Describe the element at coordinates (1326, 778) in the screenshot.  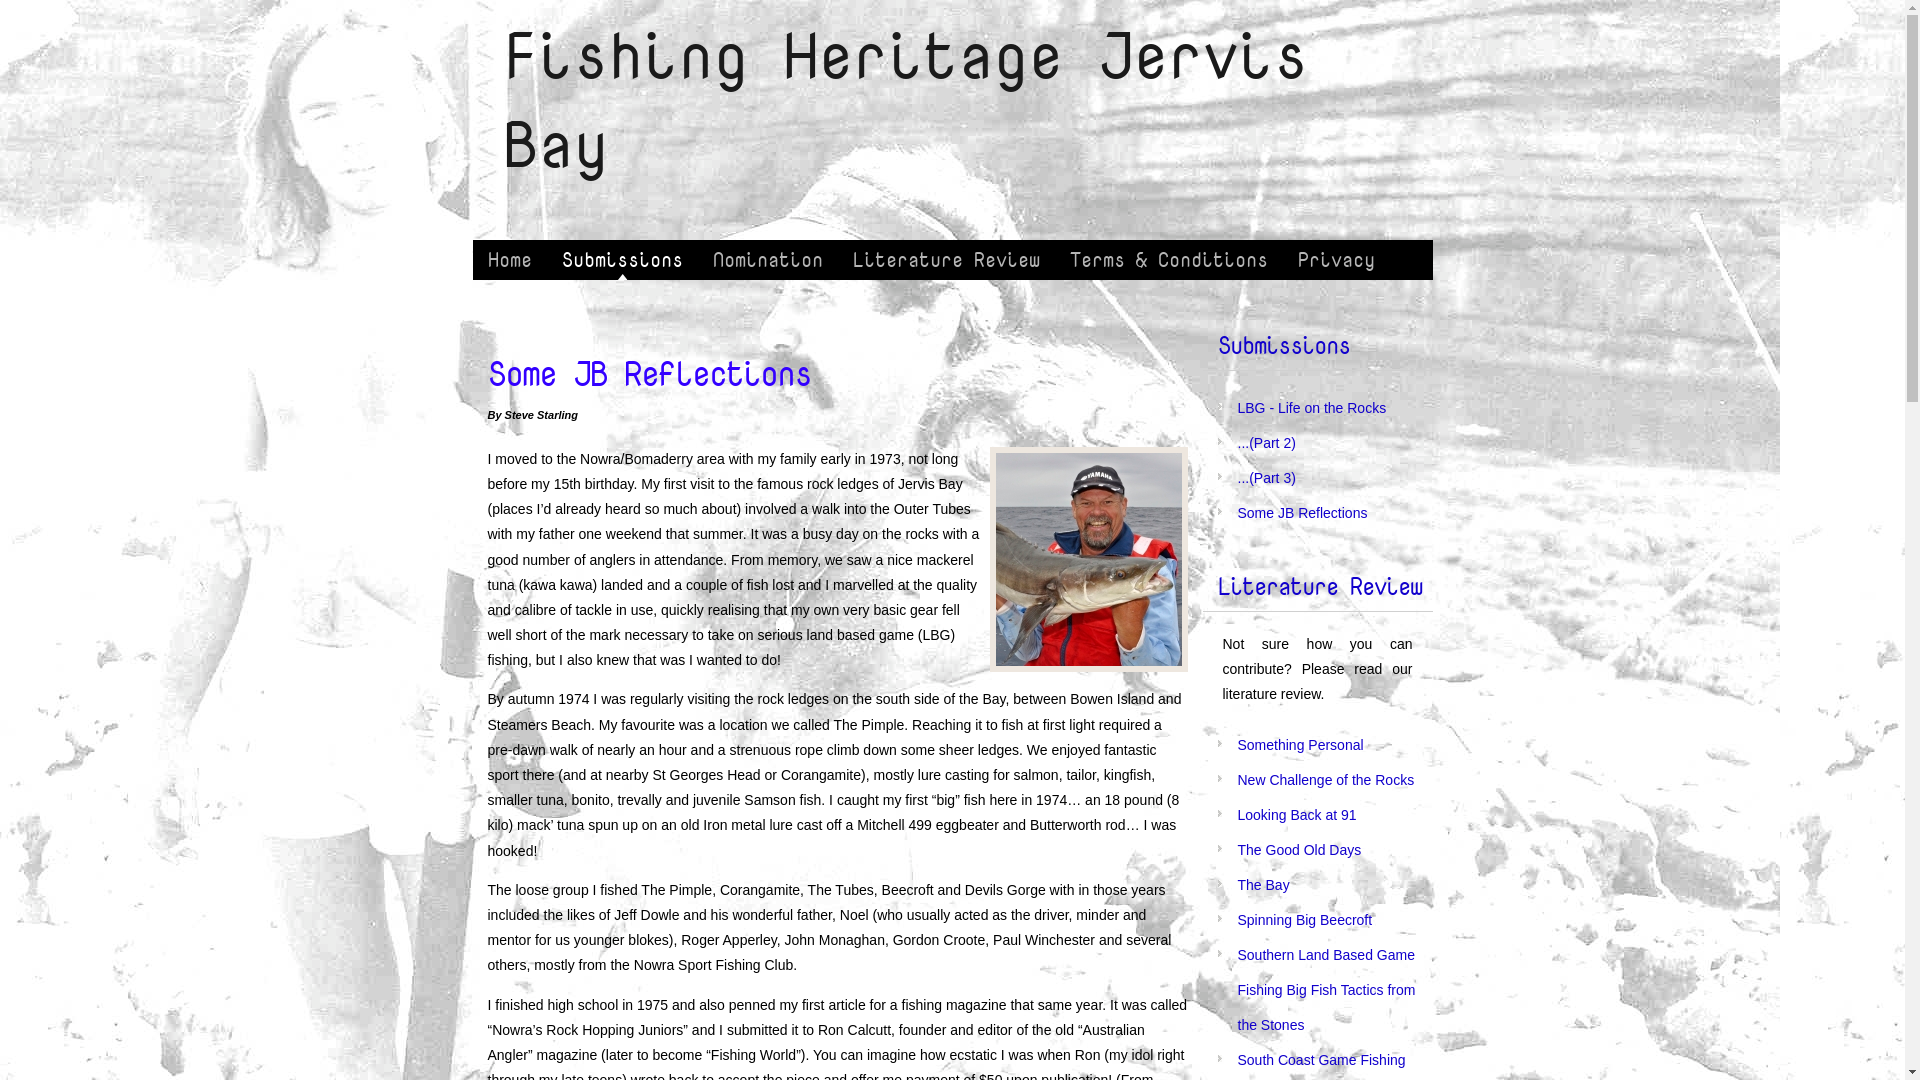
I see `'New Challenge of the Rocks'` at that location.